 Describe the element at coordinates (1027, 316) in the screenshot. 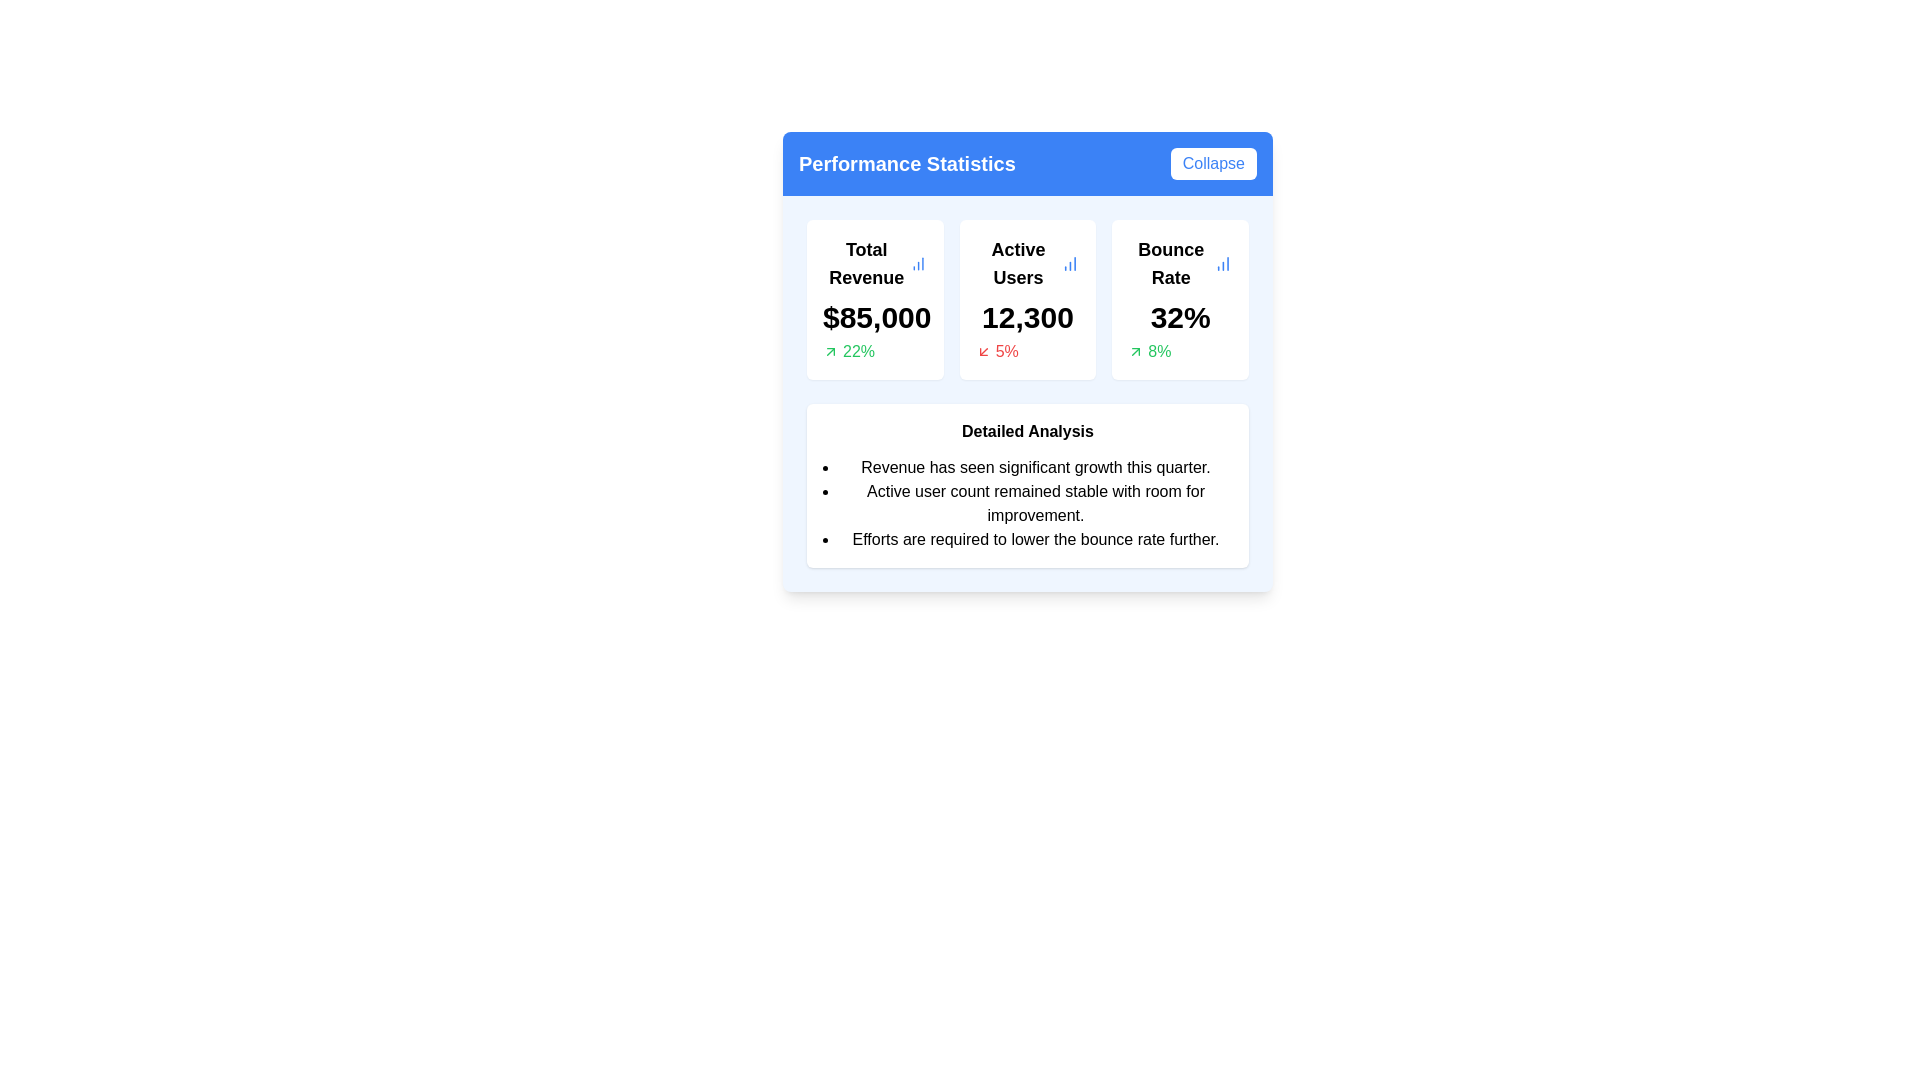

I see `value from the 'Active Users' text label, which displays the number of active users in the dashboard, located in the middle column under the 'Performance Statistics' banner` at that location.